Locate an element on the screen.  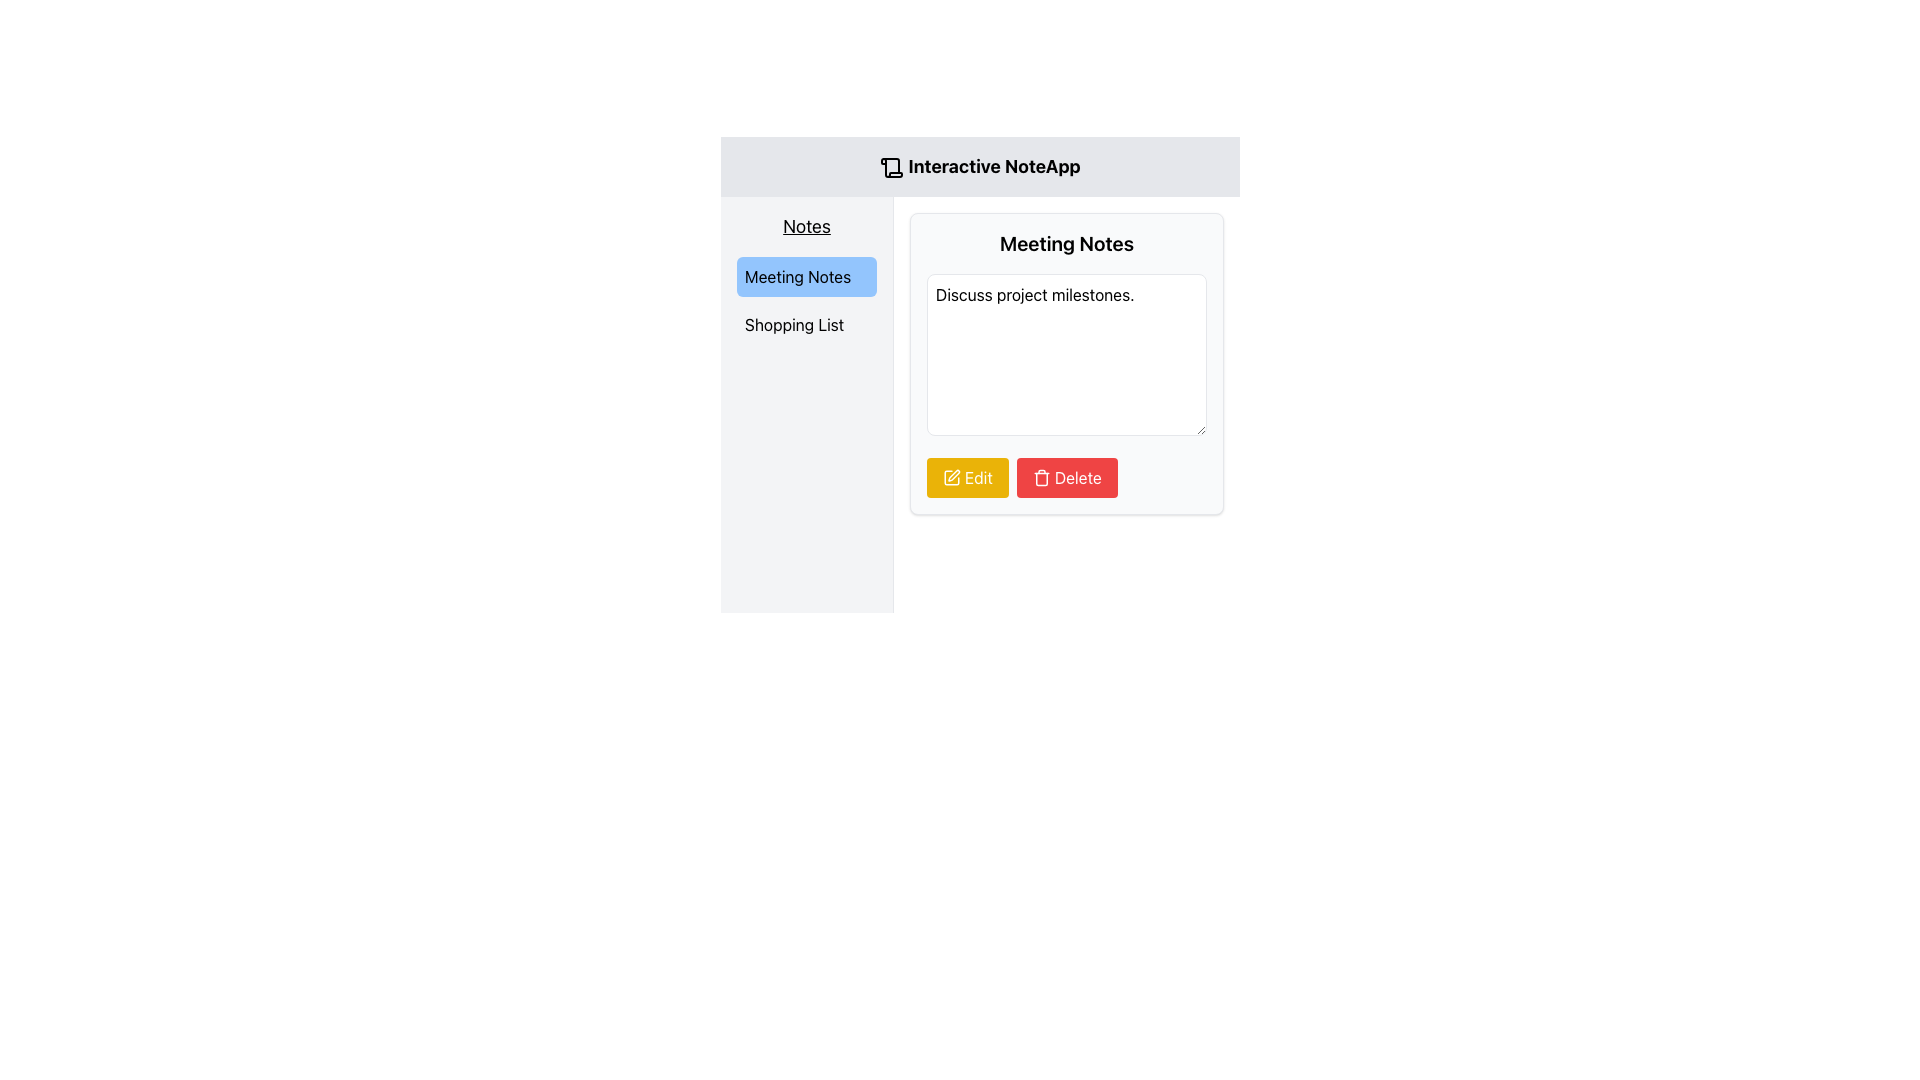
the 'Delete' button with a vibrant red background and white text, located below the 'Meeting Notes' text box, to trigger the visual hover effect is located at coordinates (1066, 478).